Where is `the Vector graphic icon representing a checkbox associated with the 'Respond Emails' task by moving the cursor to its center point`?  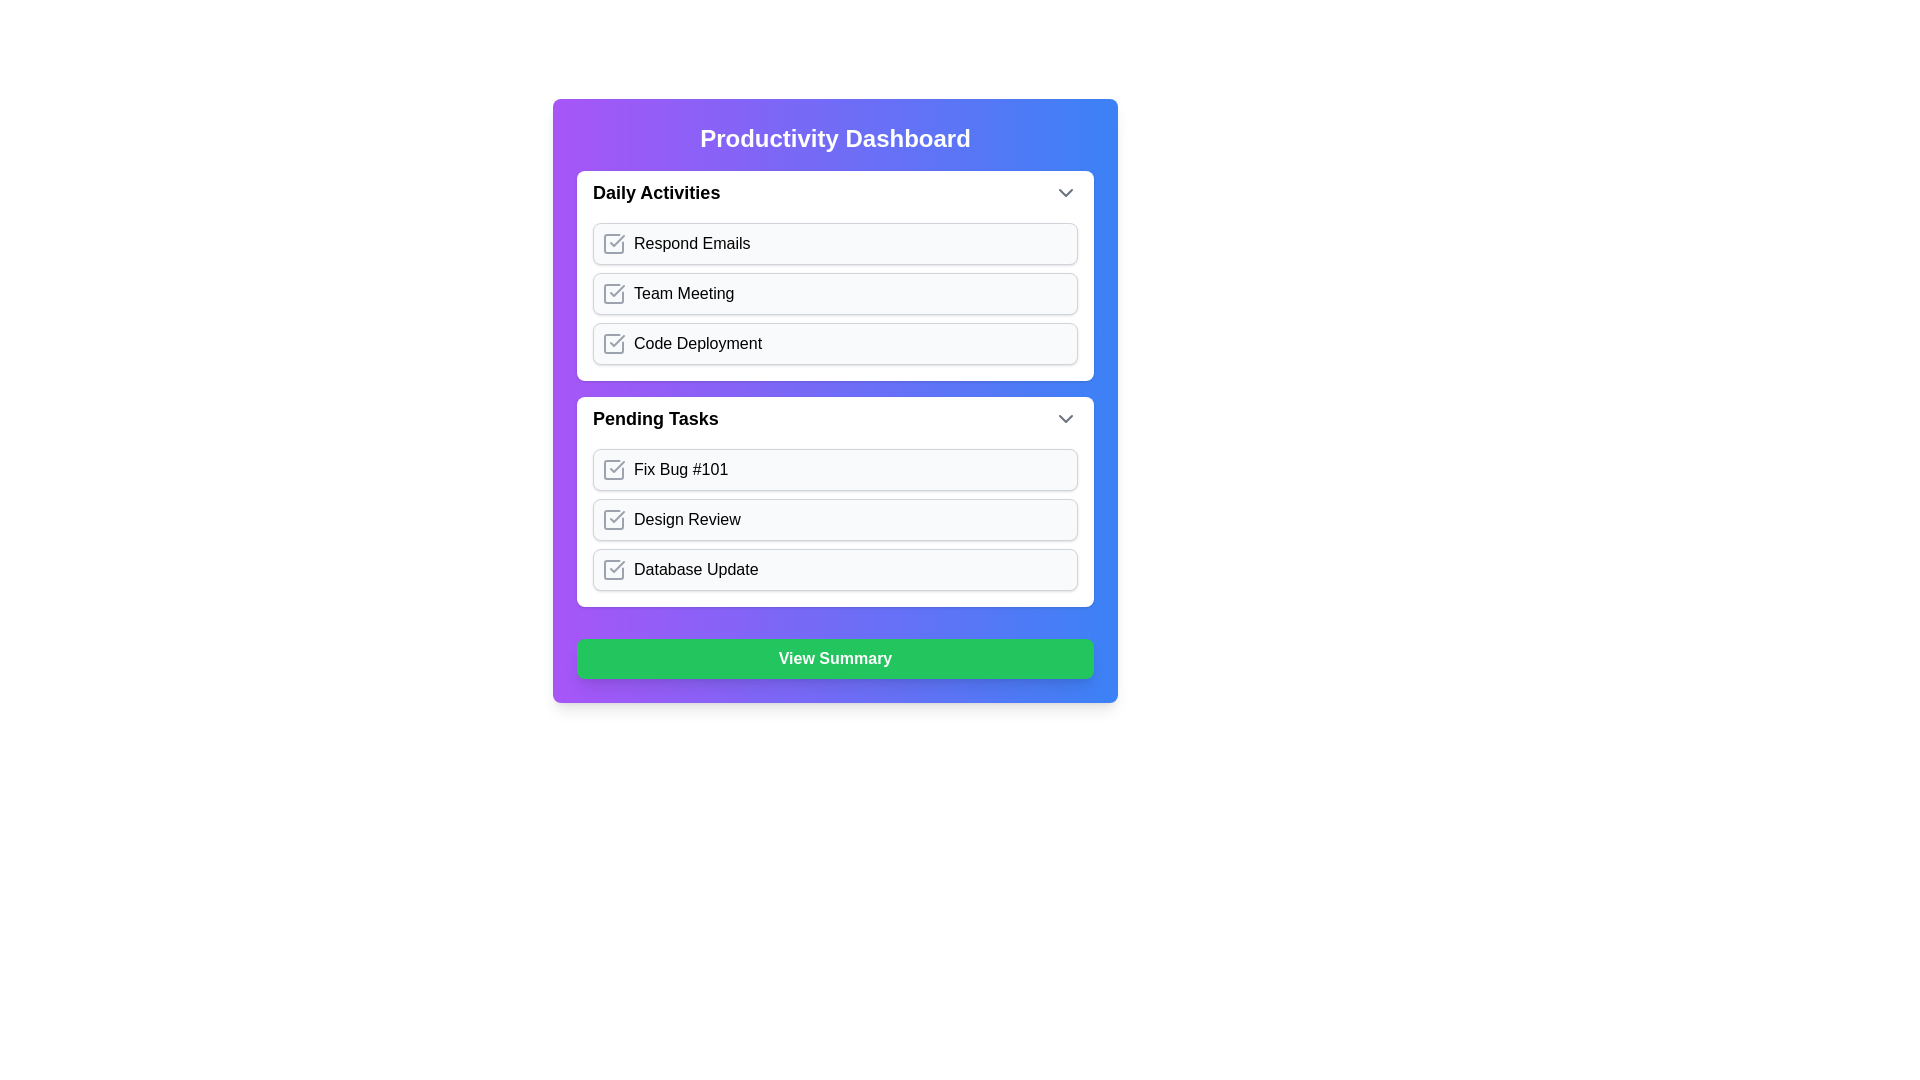
the Vector graphic icon representing a checkbox associated with the 'Respond Emails' task by moving the cursor to its center point is located at coordinates (613, 242).